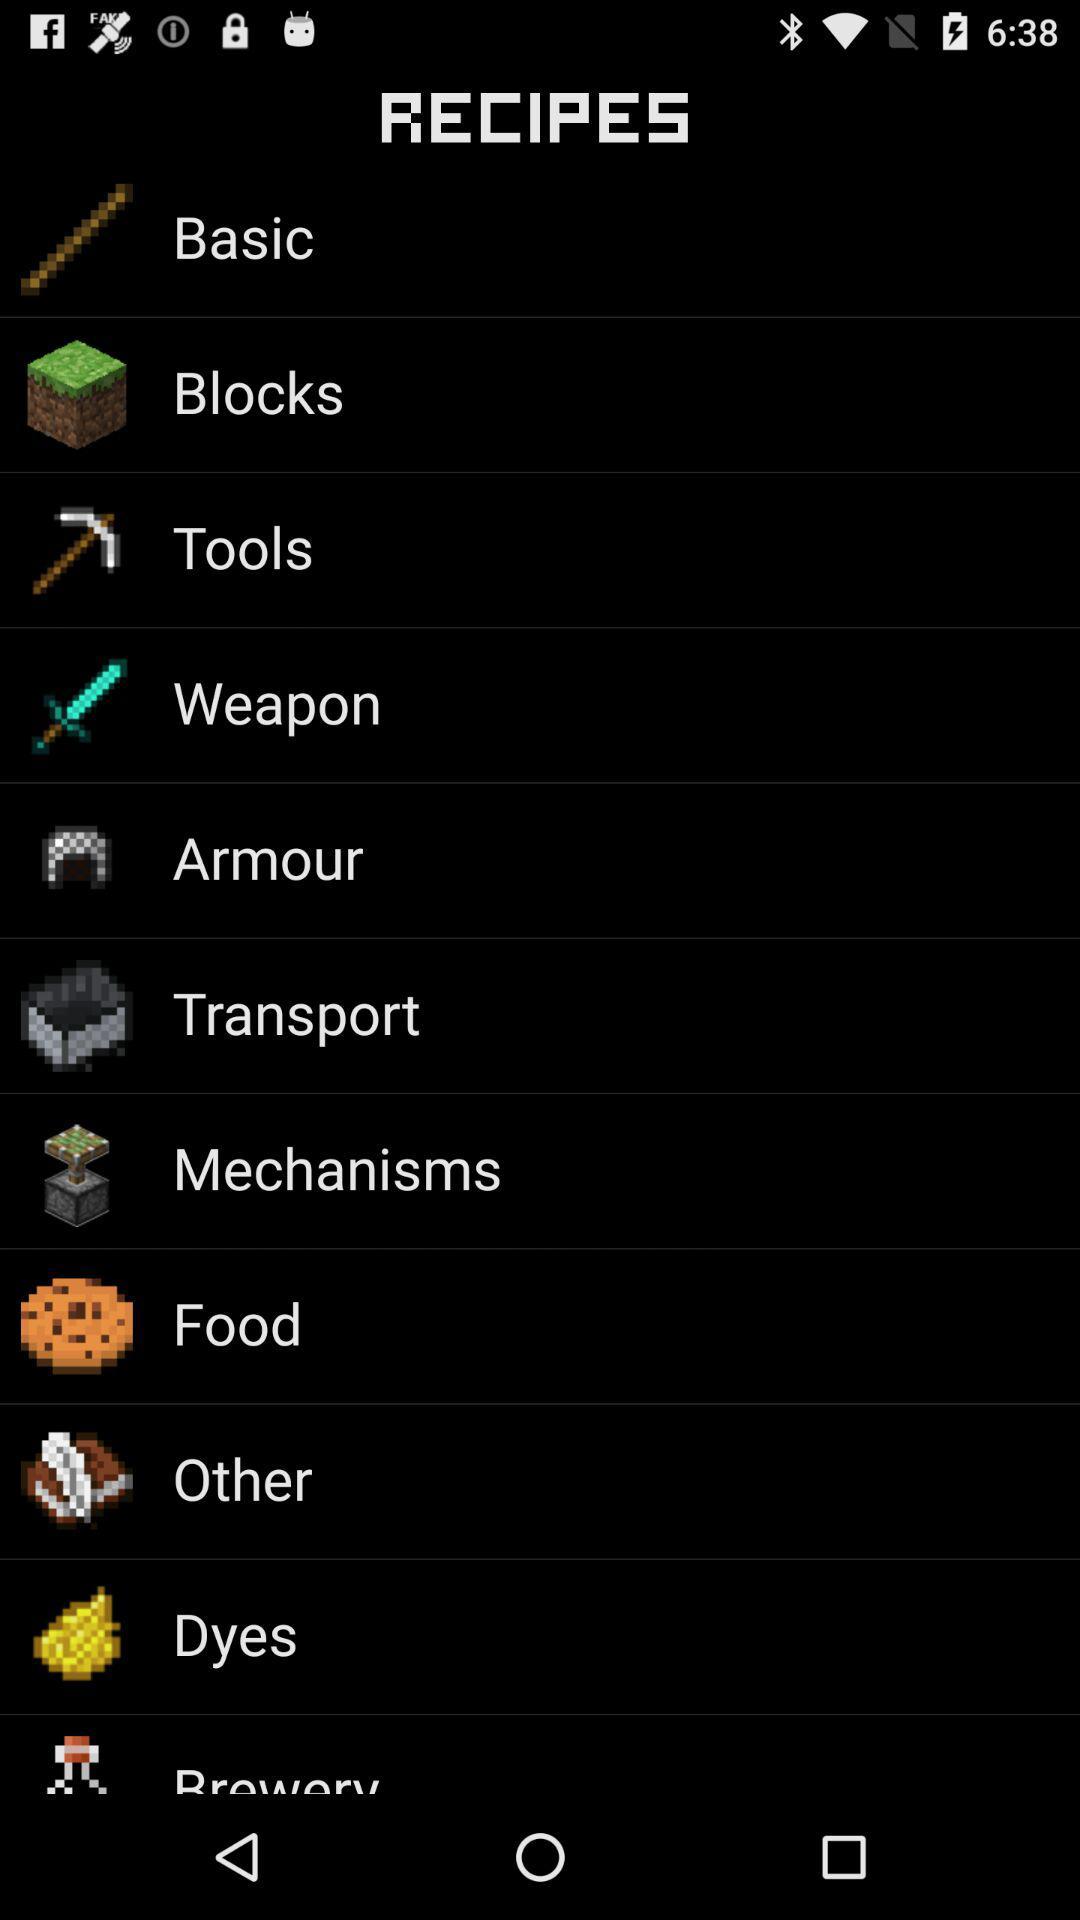 This screenshot has height=1920, width=1080. What do you see at coordinates (257, 391) in the screenshot?
I see `item below the basic item` at bounding box center [257, 391].